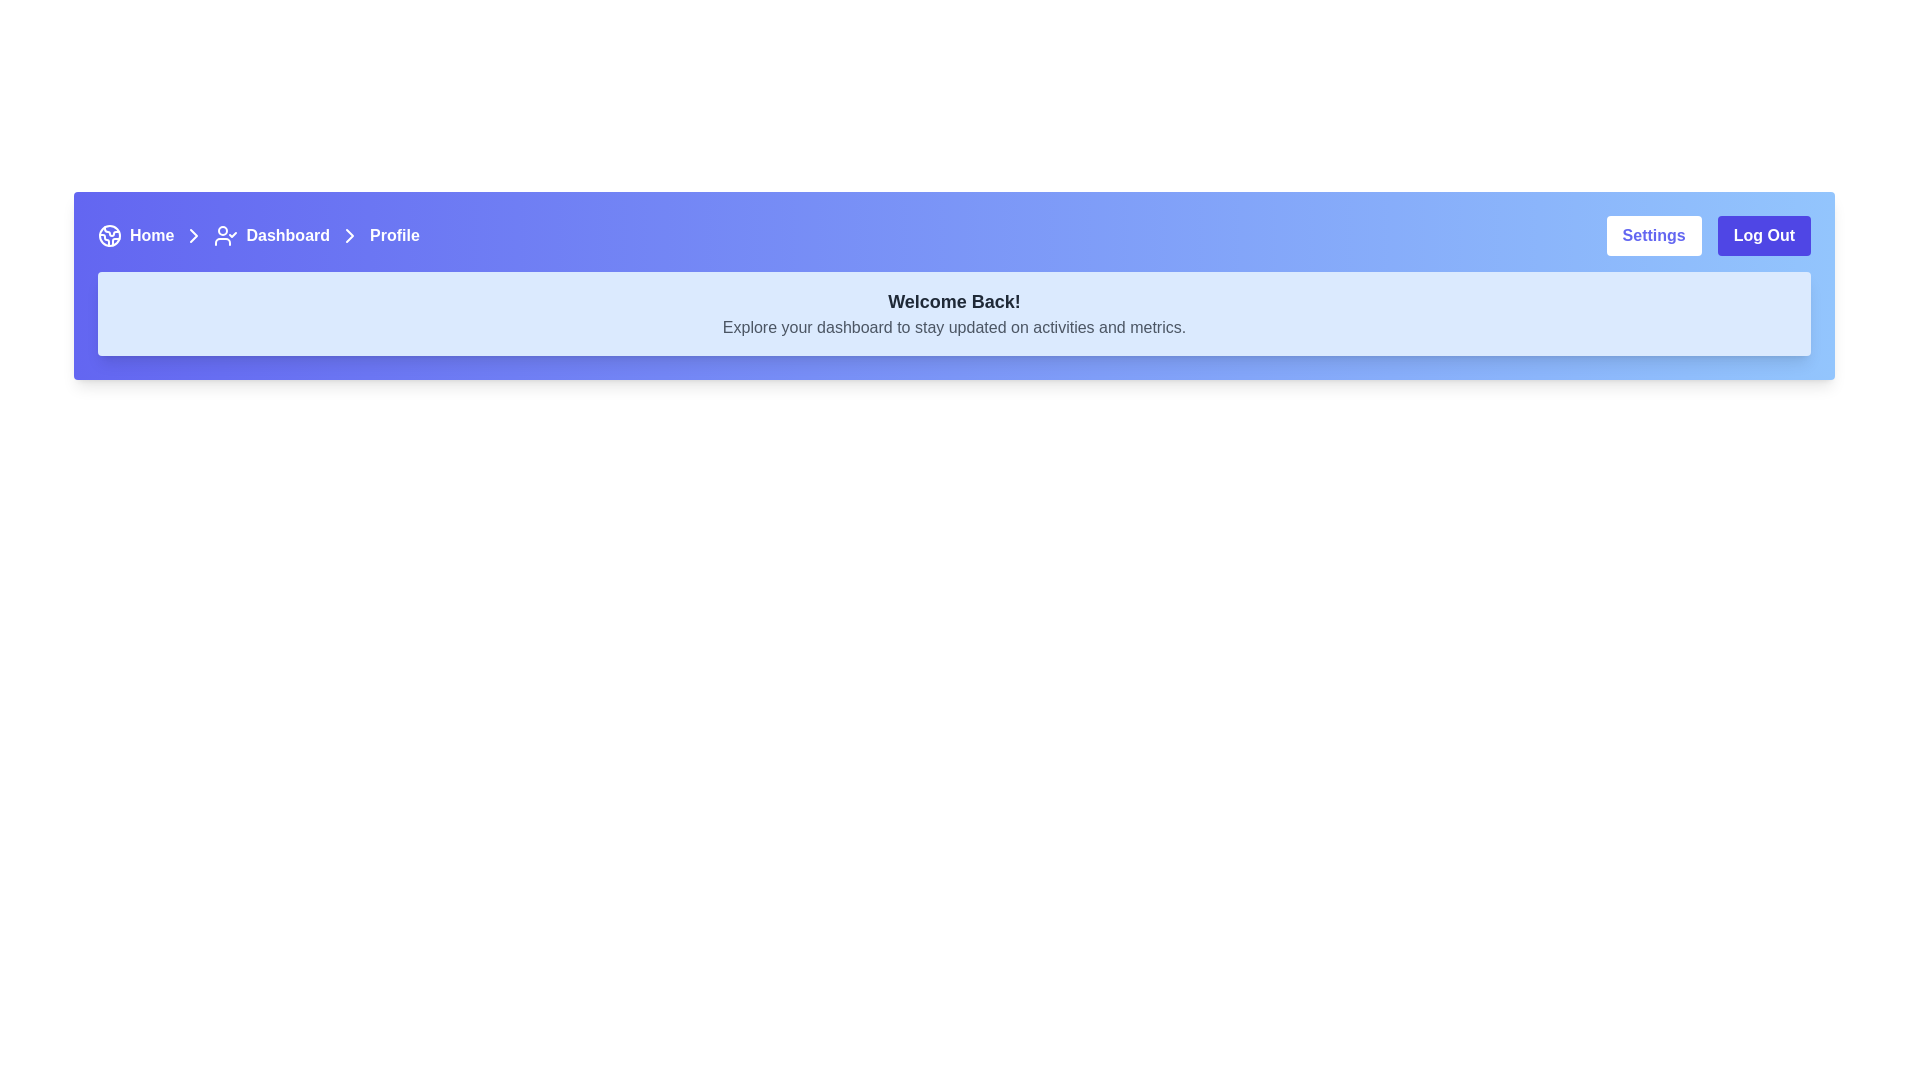 The image size is (1920, 1080). I want to click on the text label that reads 'Welcome Back!' styled in bold, large dark gray font, prominently positioned in the center of a light blue background, so click(953, 301).